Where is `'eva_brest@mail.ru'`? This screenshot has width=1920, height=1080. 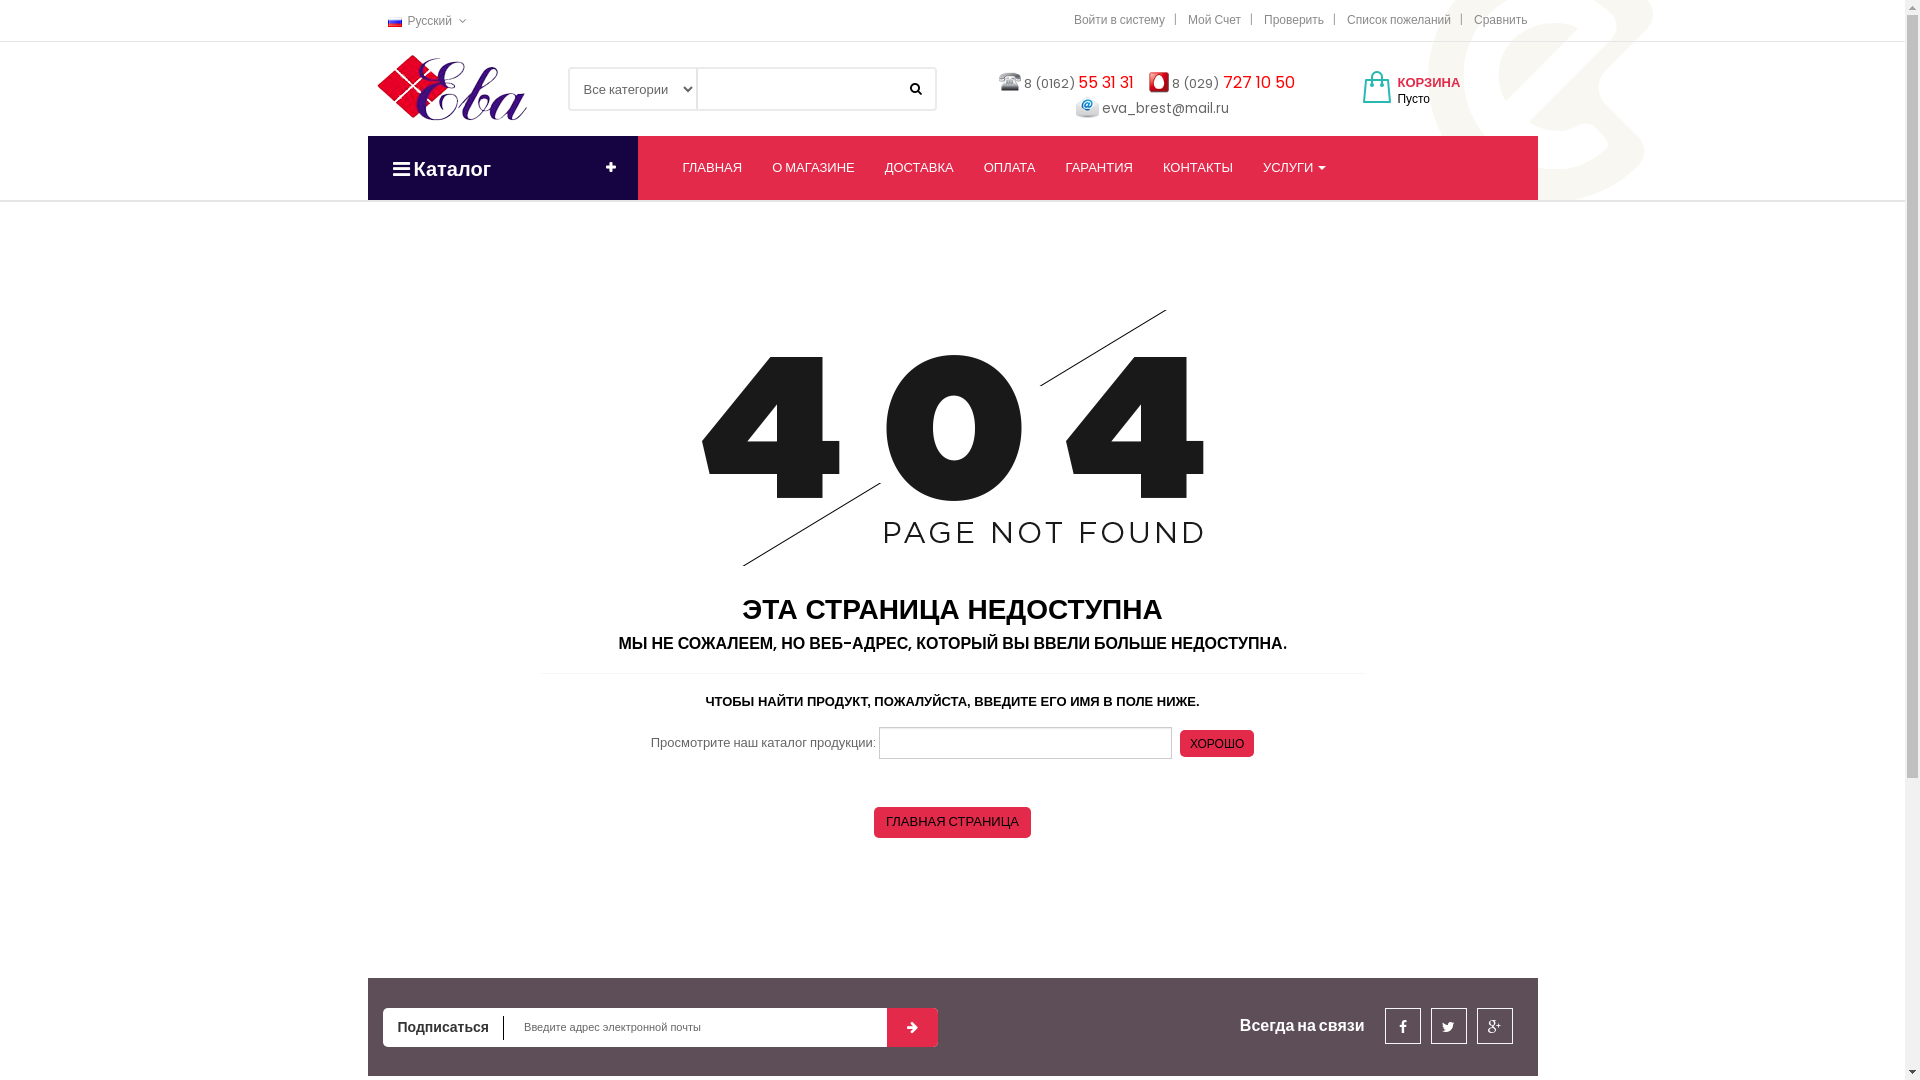 'eva_brest@mail.ru' is located at coordinates (1165, 108).